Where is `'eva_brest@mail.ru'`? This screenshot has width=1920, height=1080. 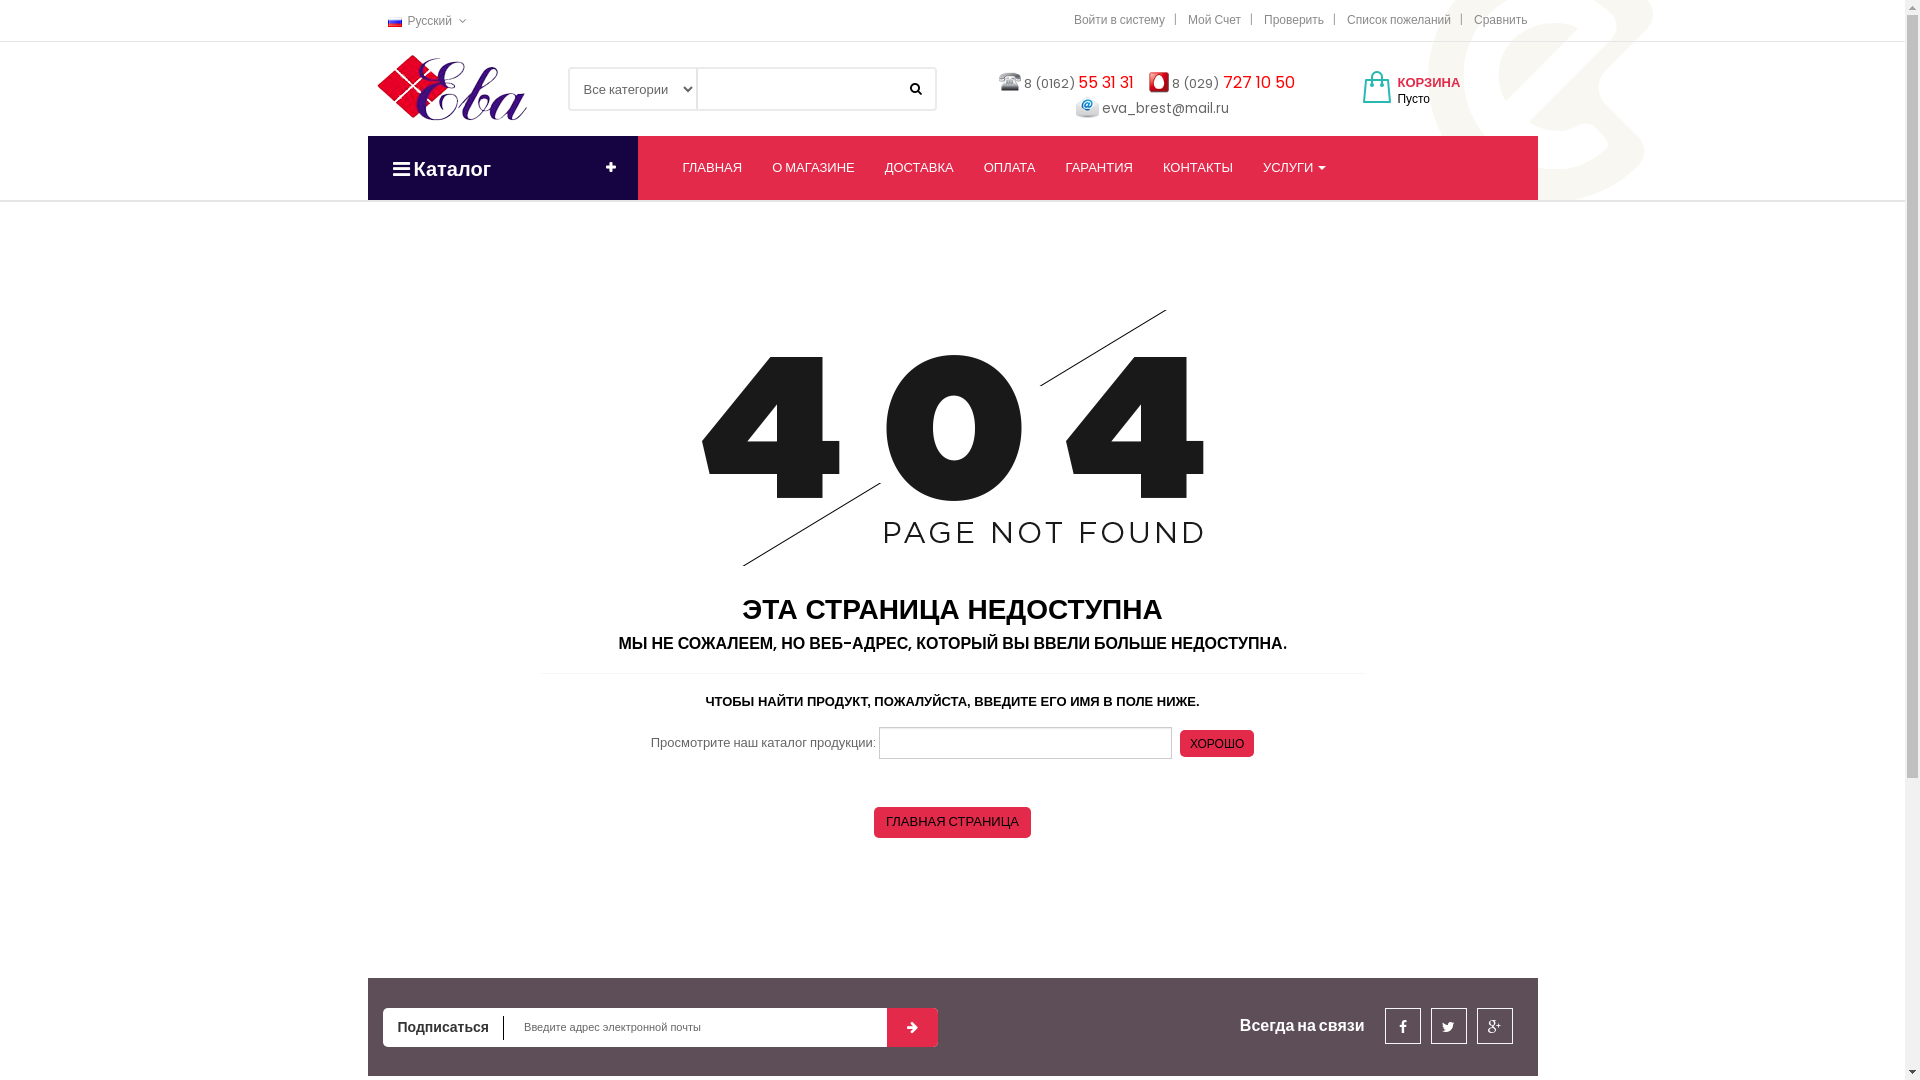 'eva_brest@mail.ru' is located at coordinates (1165, 108).